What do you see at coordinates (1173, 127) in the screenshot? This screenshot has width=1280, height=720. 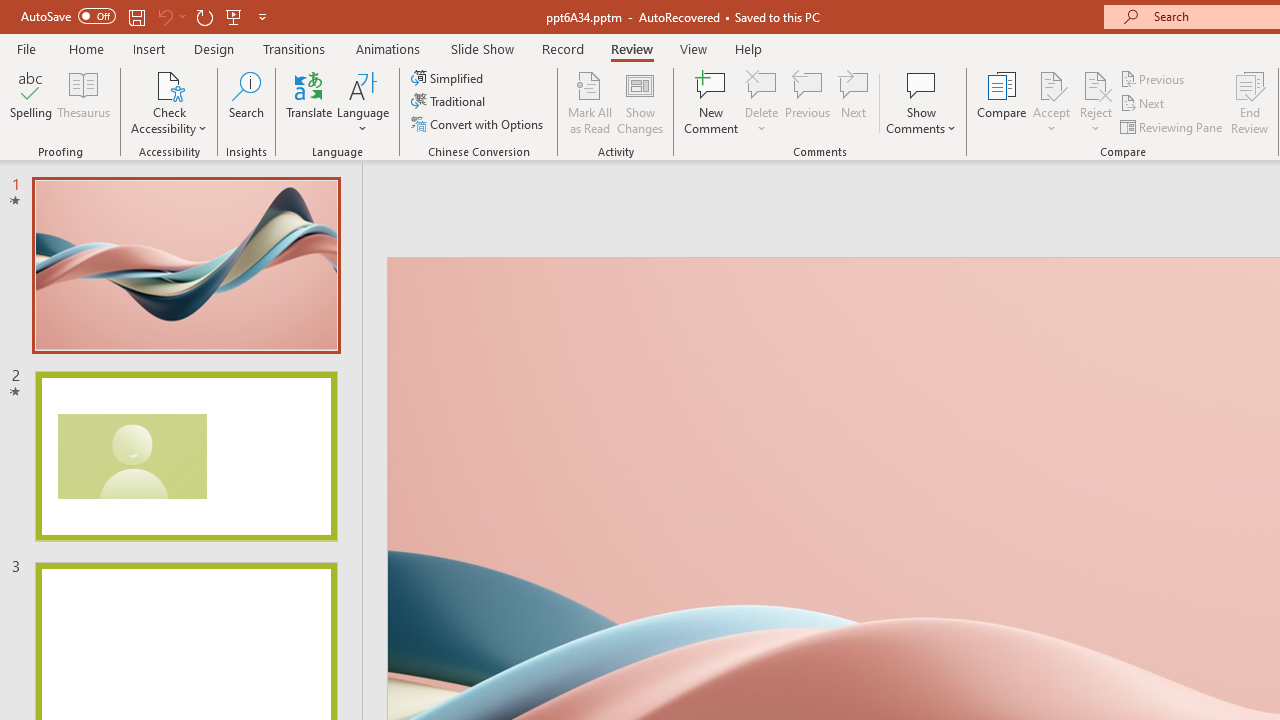 I see `'Reviewing Pane'` at bounding box center [1173, 127].